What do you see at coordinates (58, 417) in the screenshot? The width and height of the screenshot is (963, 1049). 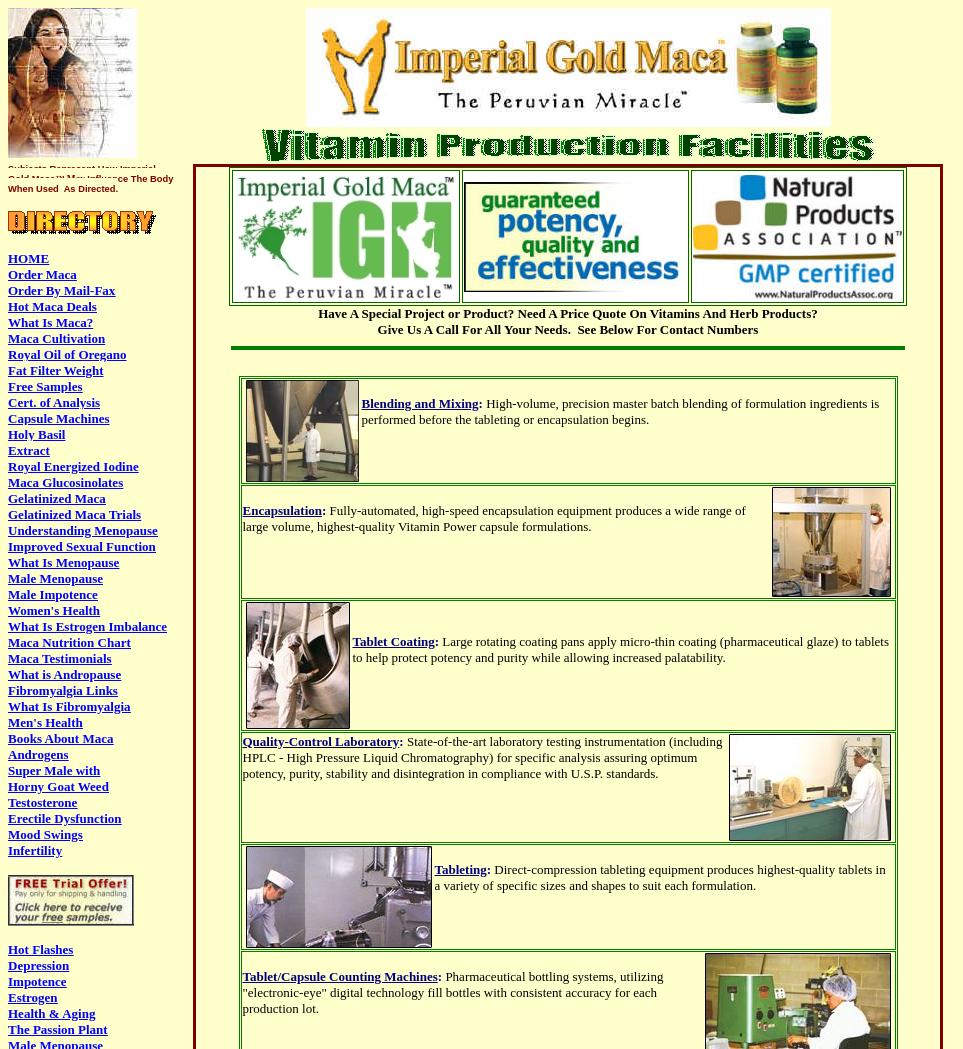 I see `'Capsule Machines'` at bounding box center [58, 417].